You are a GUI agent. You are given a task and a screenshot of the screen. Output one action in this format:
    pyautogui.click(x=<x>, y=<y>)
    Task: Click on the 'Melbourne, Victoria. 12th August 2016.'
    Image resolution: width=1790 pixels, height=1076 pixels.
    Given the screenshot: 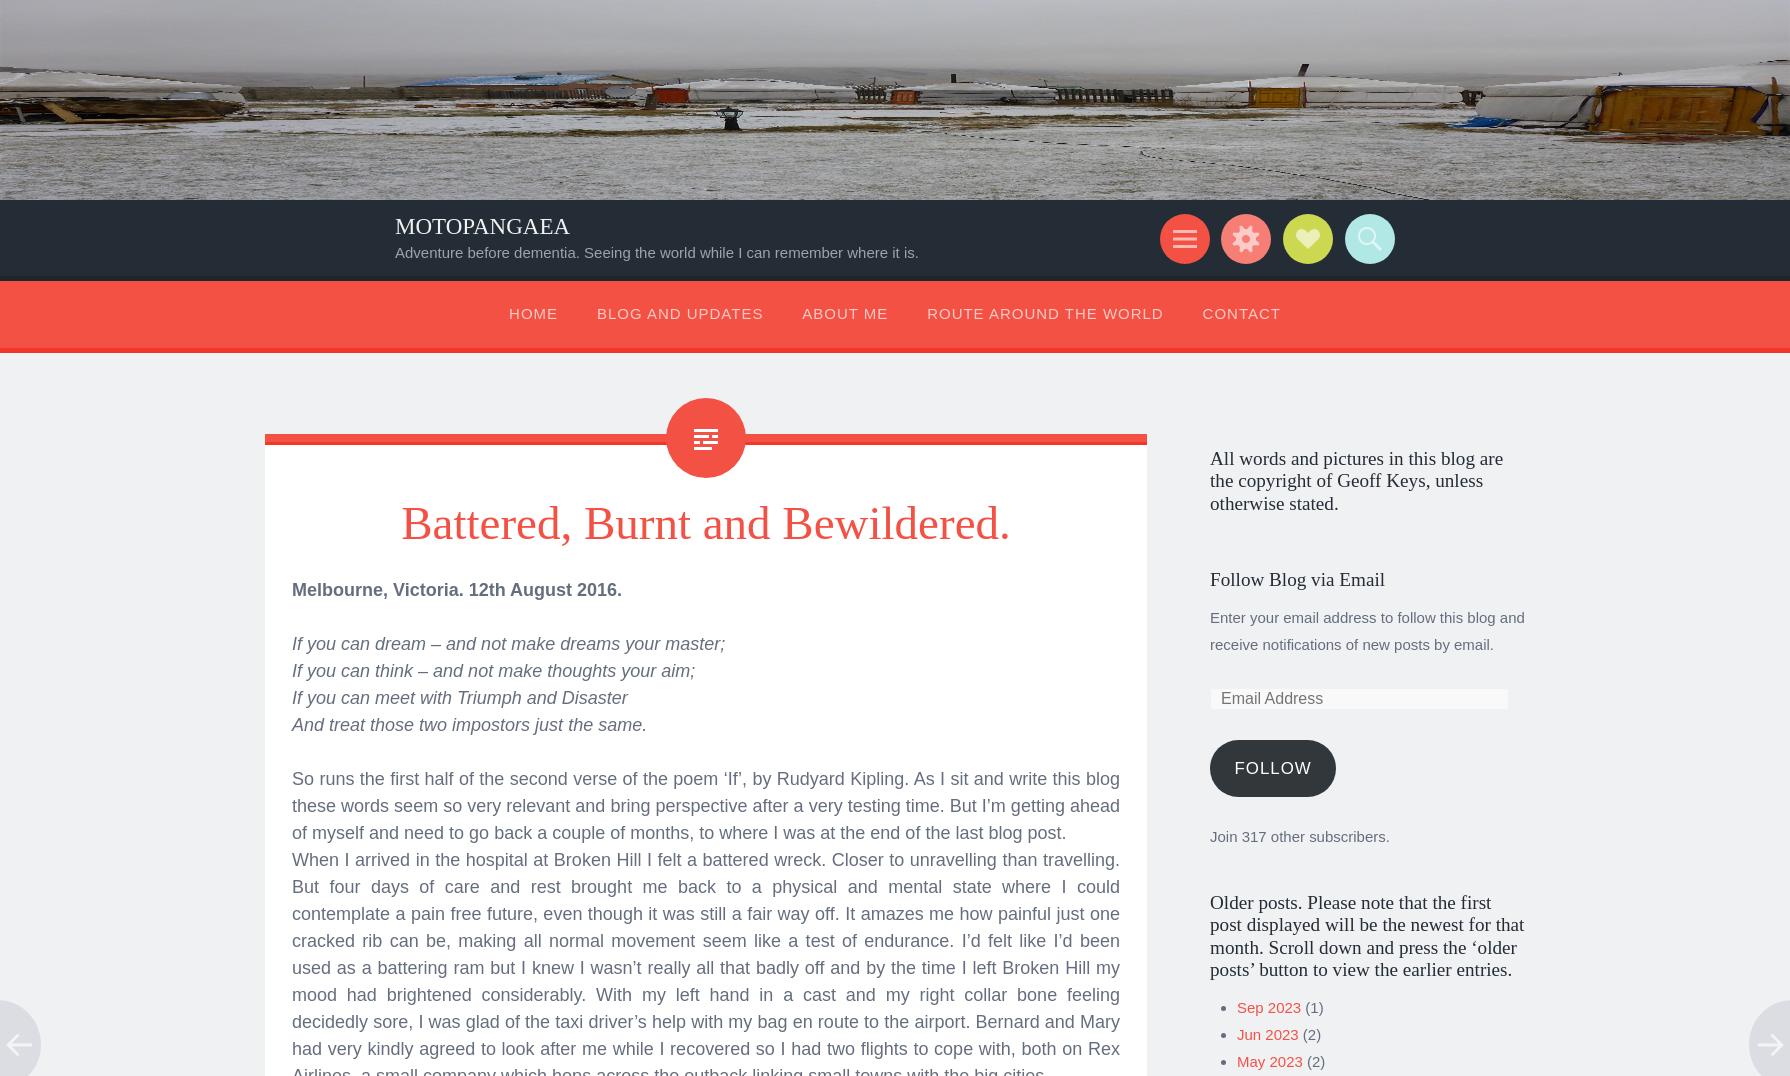 What is the action you would take?
    pyautogui.click(x=455, y=581)
    